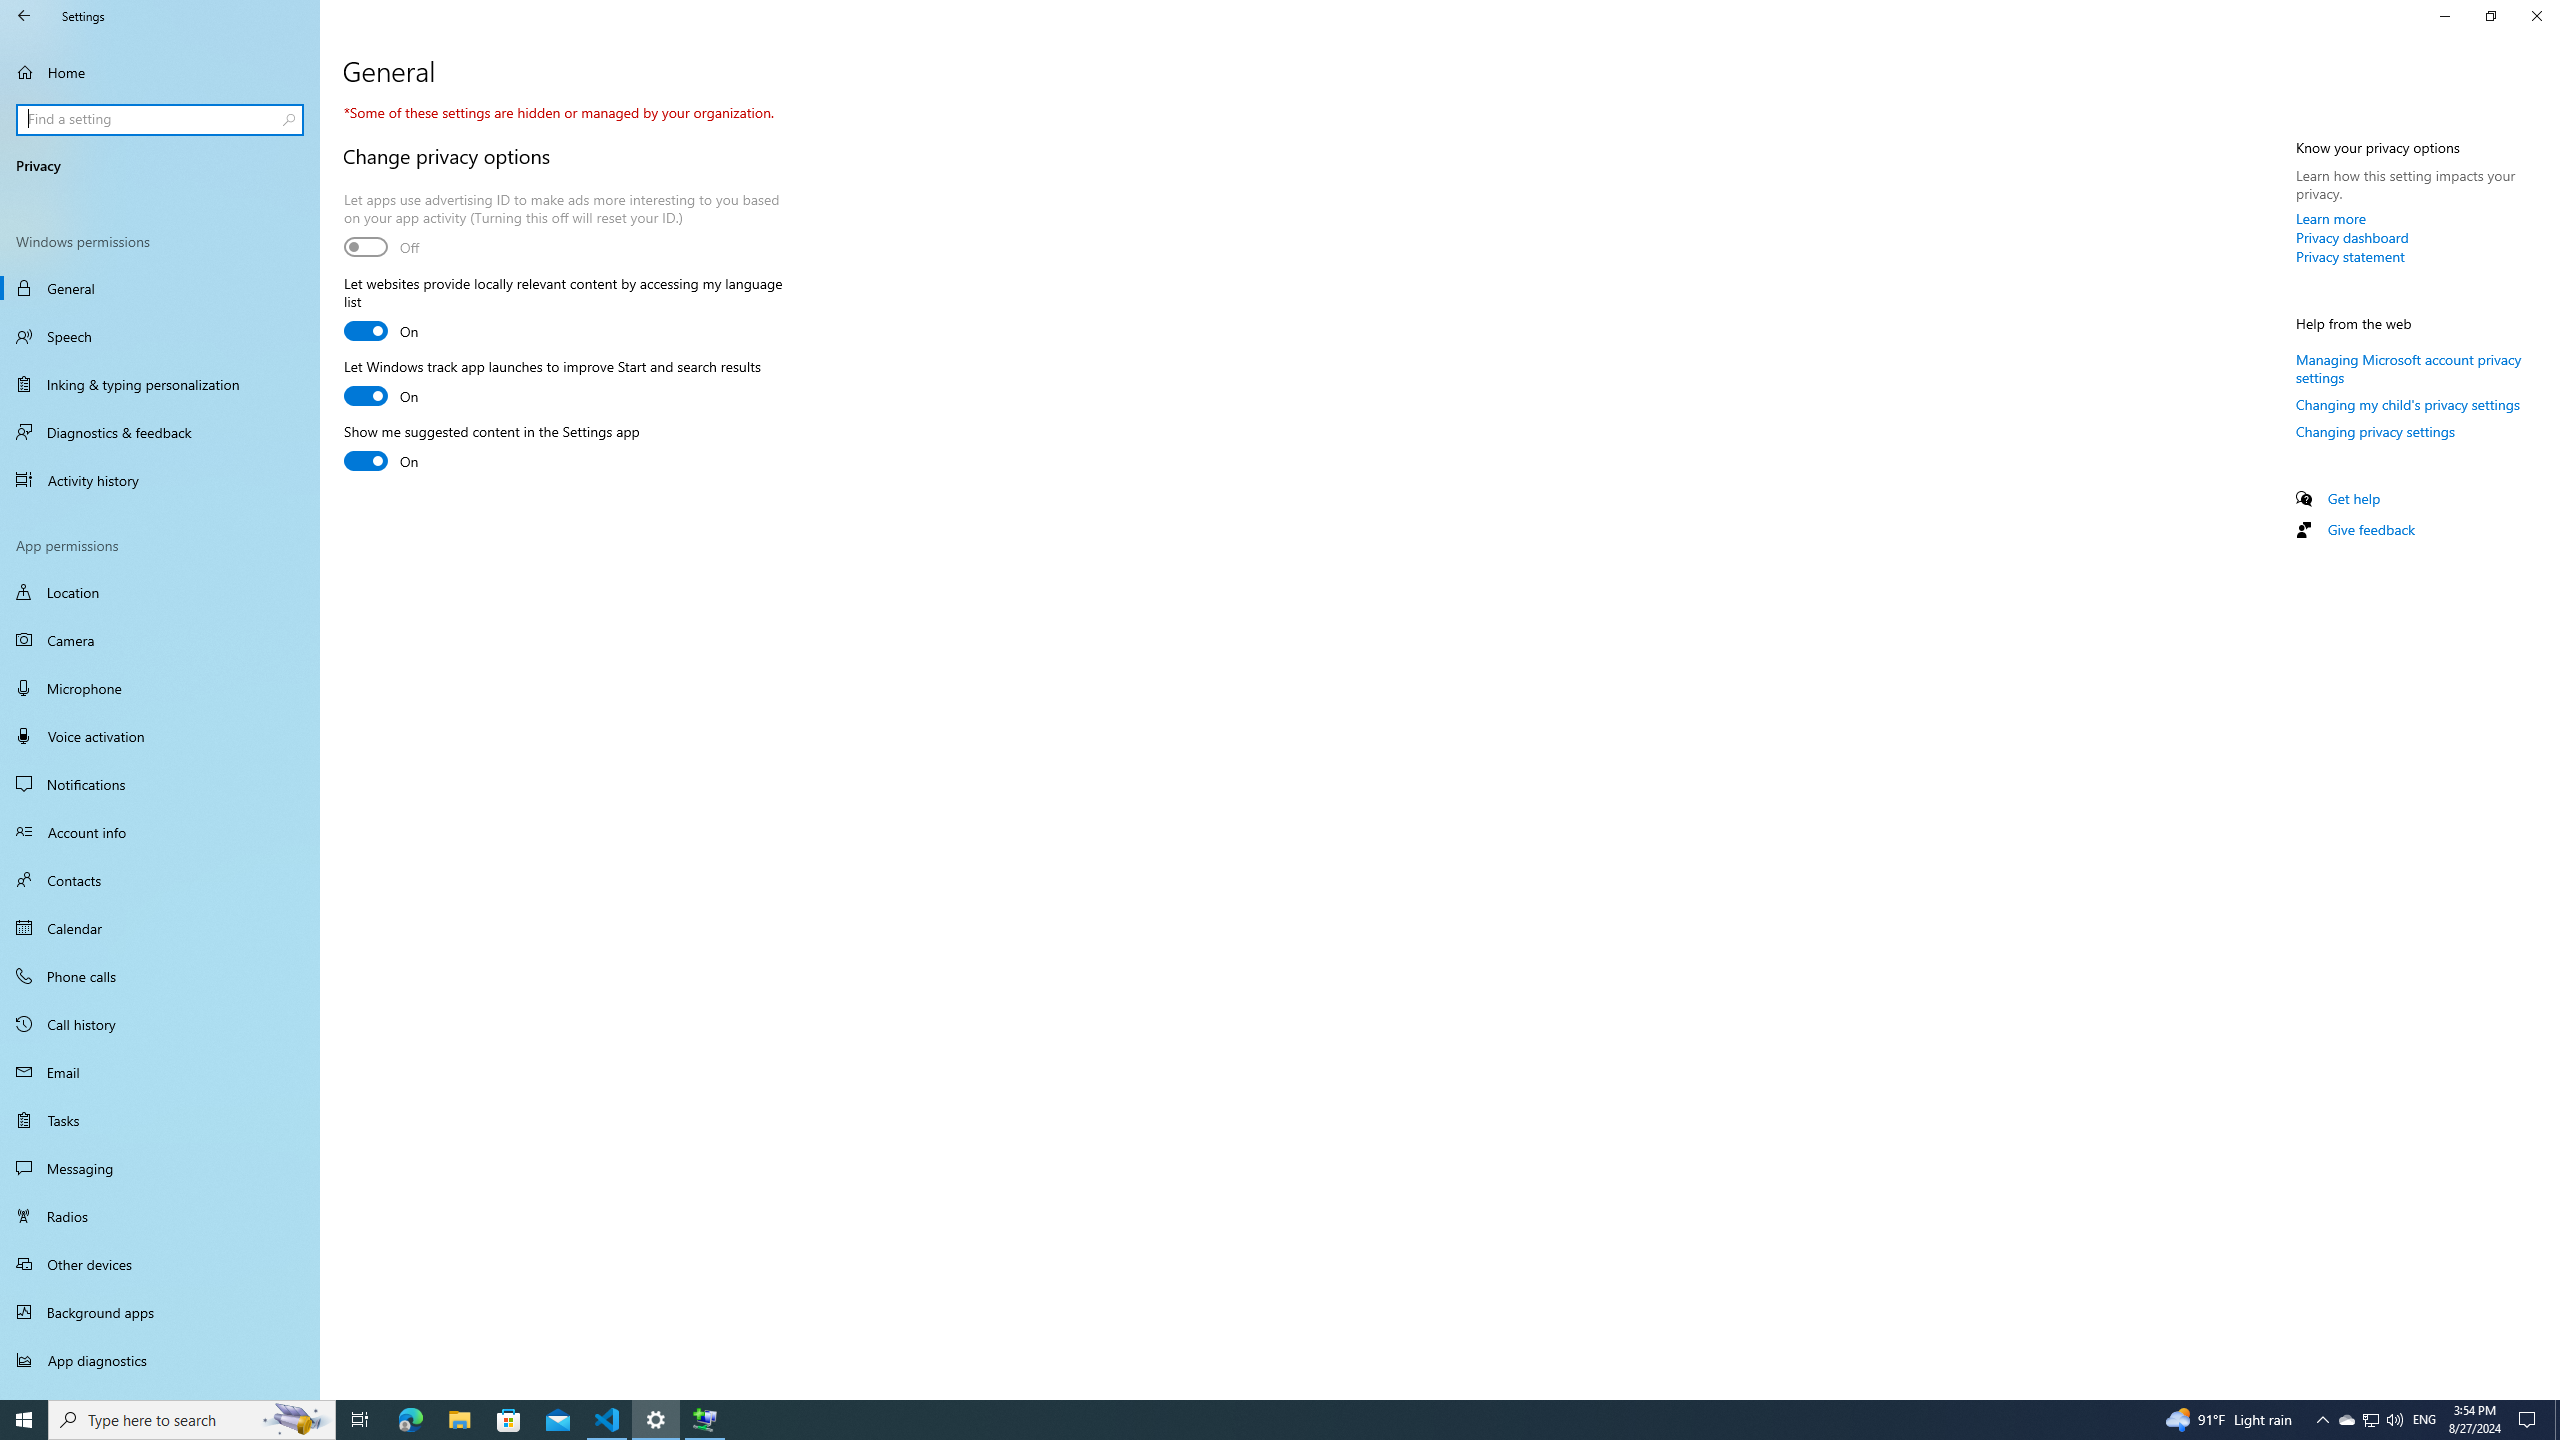 The height and width of the screenshot is (1440, 2560). What do you see at coordinates (159, 1118) in the screenshot?
I see `'Tasks'` at bounding box center [159, 1118].